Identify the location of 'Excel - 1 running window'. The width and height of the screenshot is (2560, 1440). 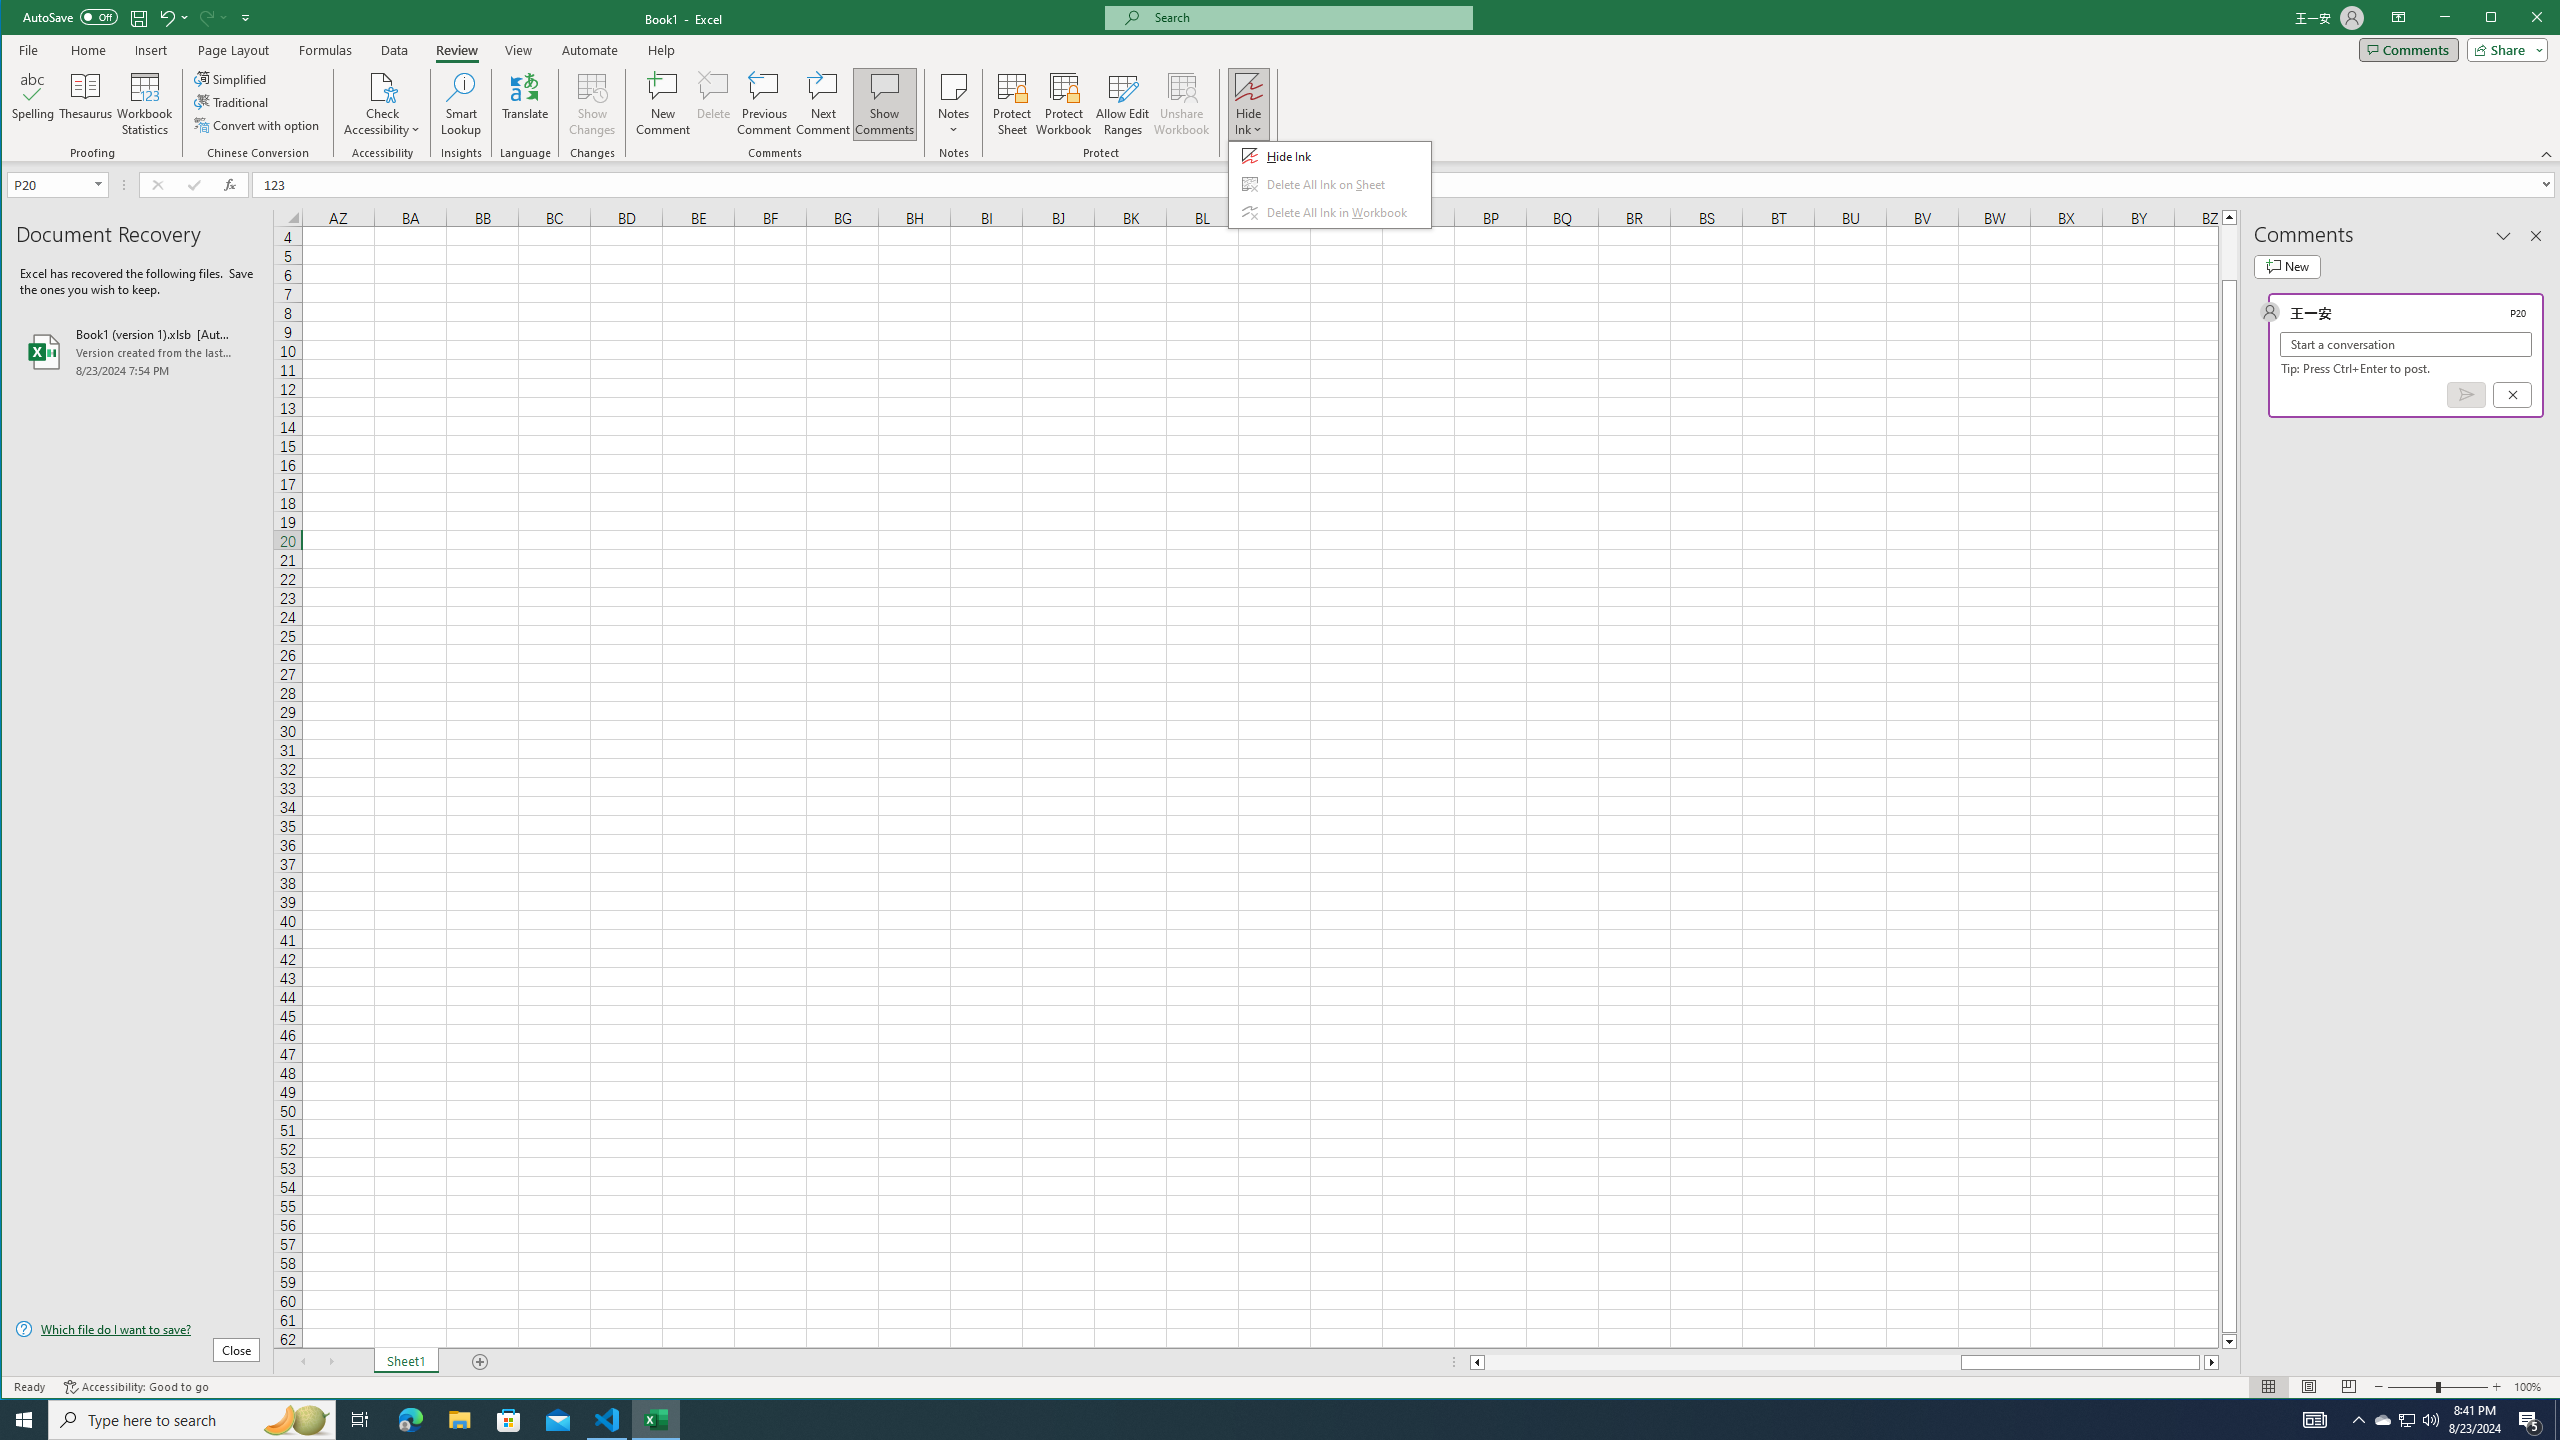
(656, 1418).